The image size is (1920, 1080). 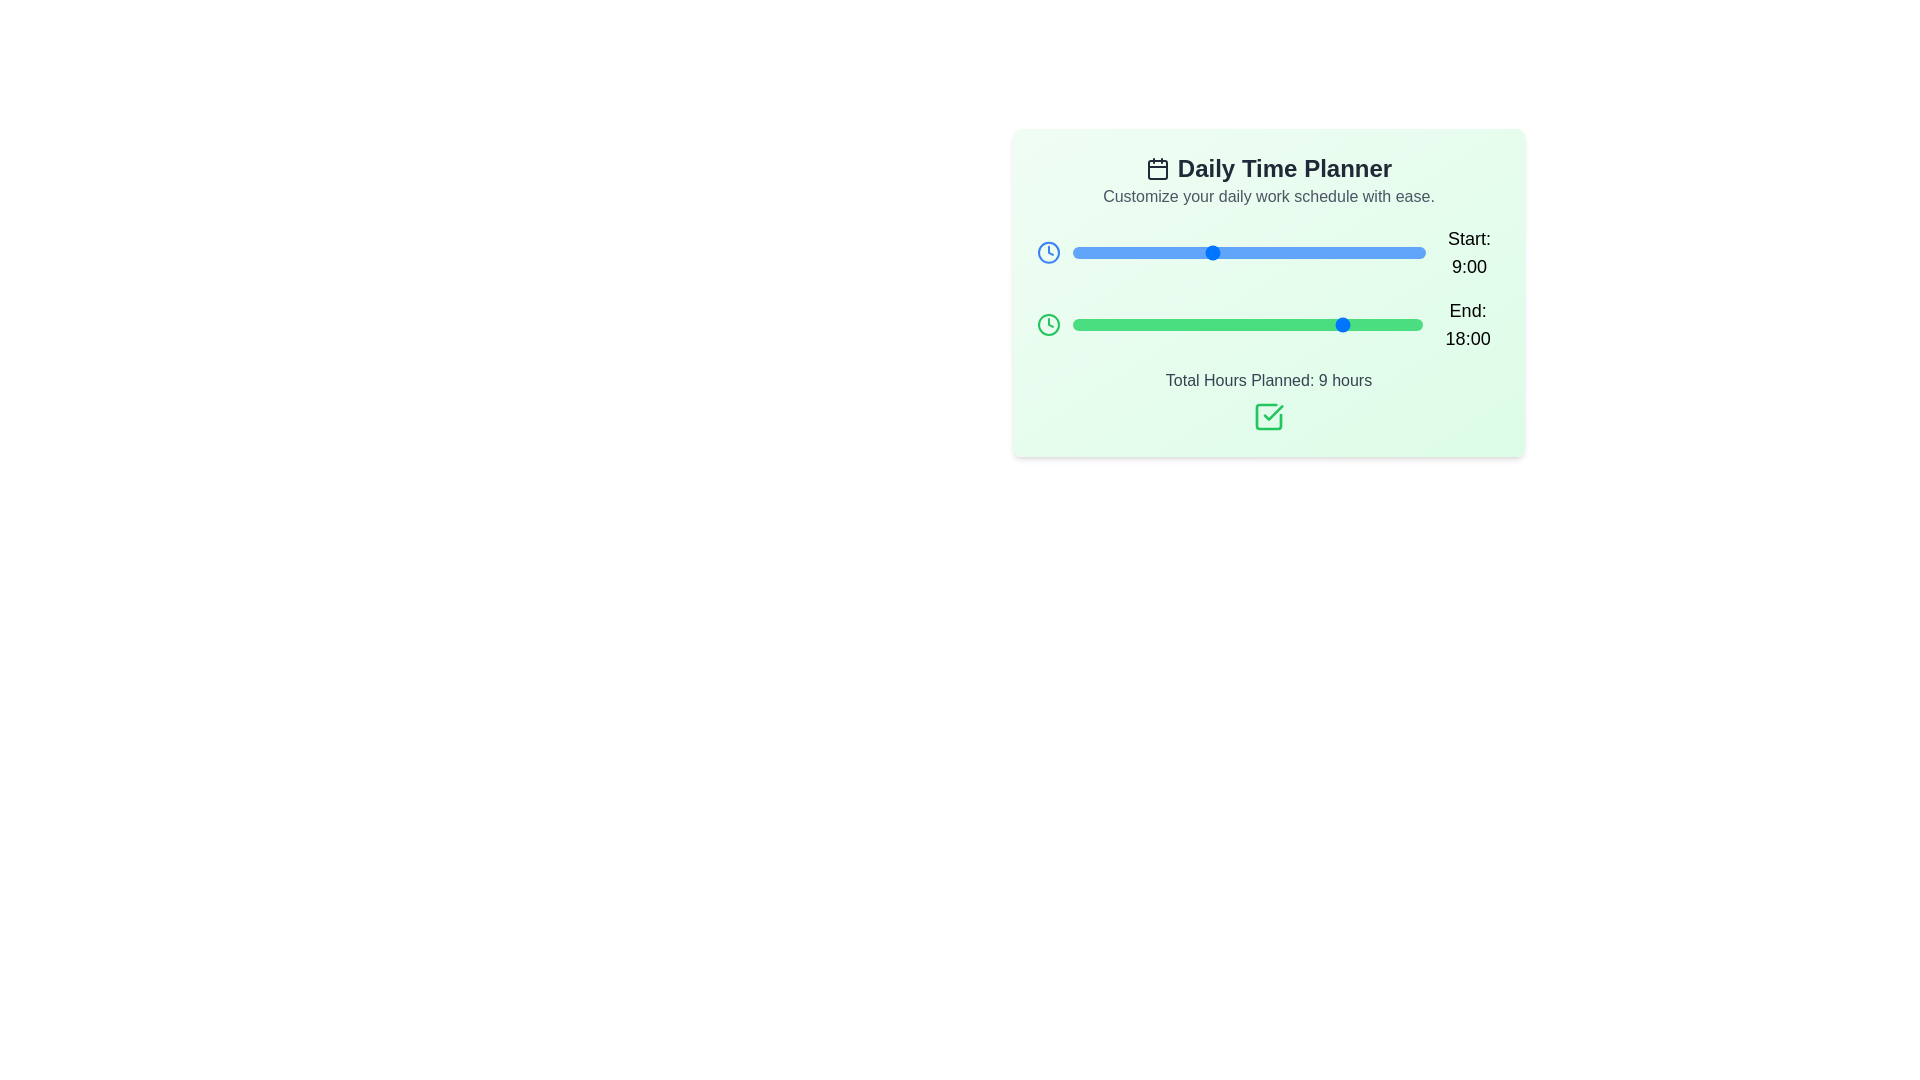 I want to click on the calendar icon in the header, so click(x=1157, y=168).